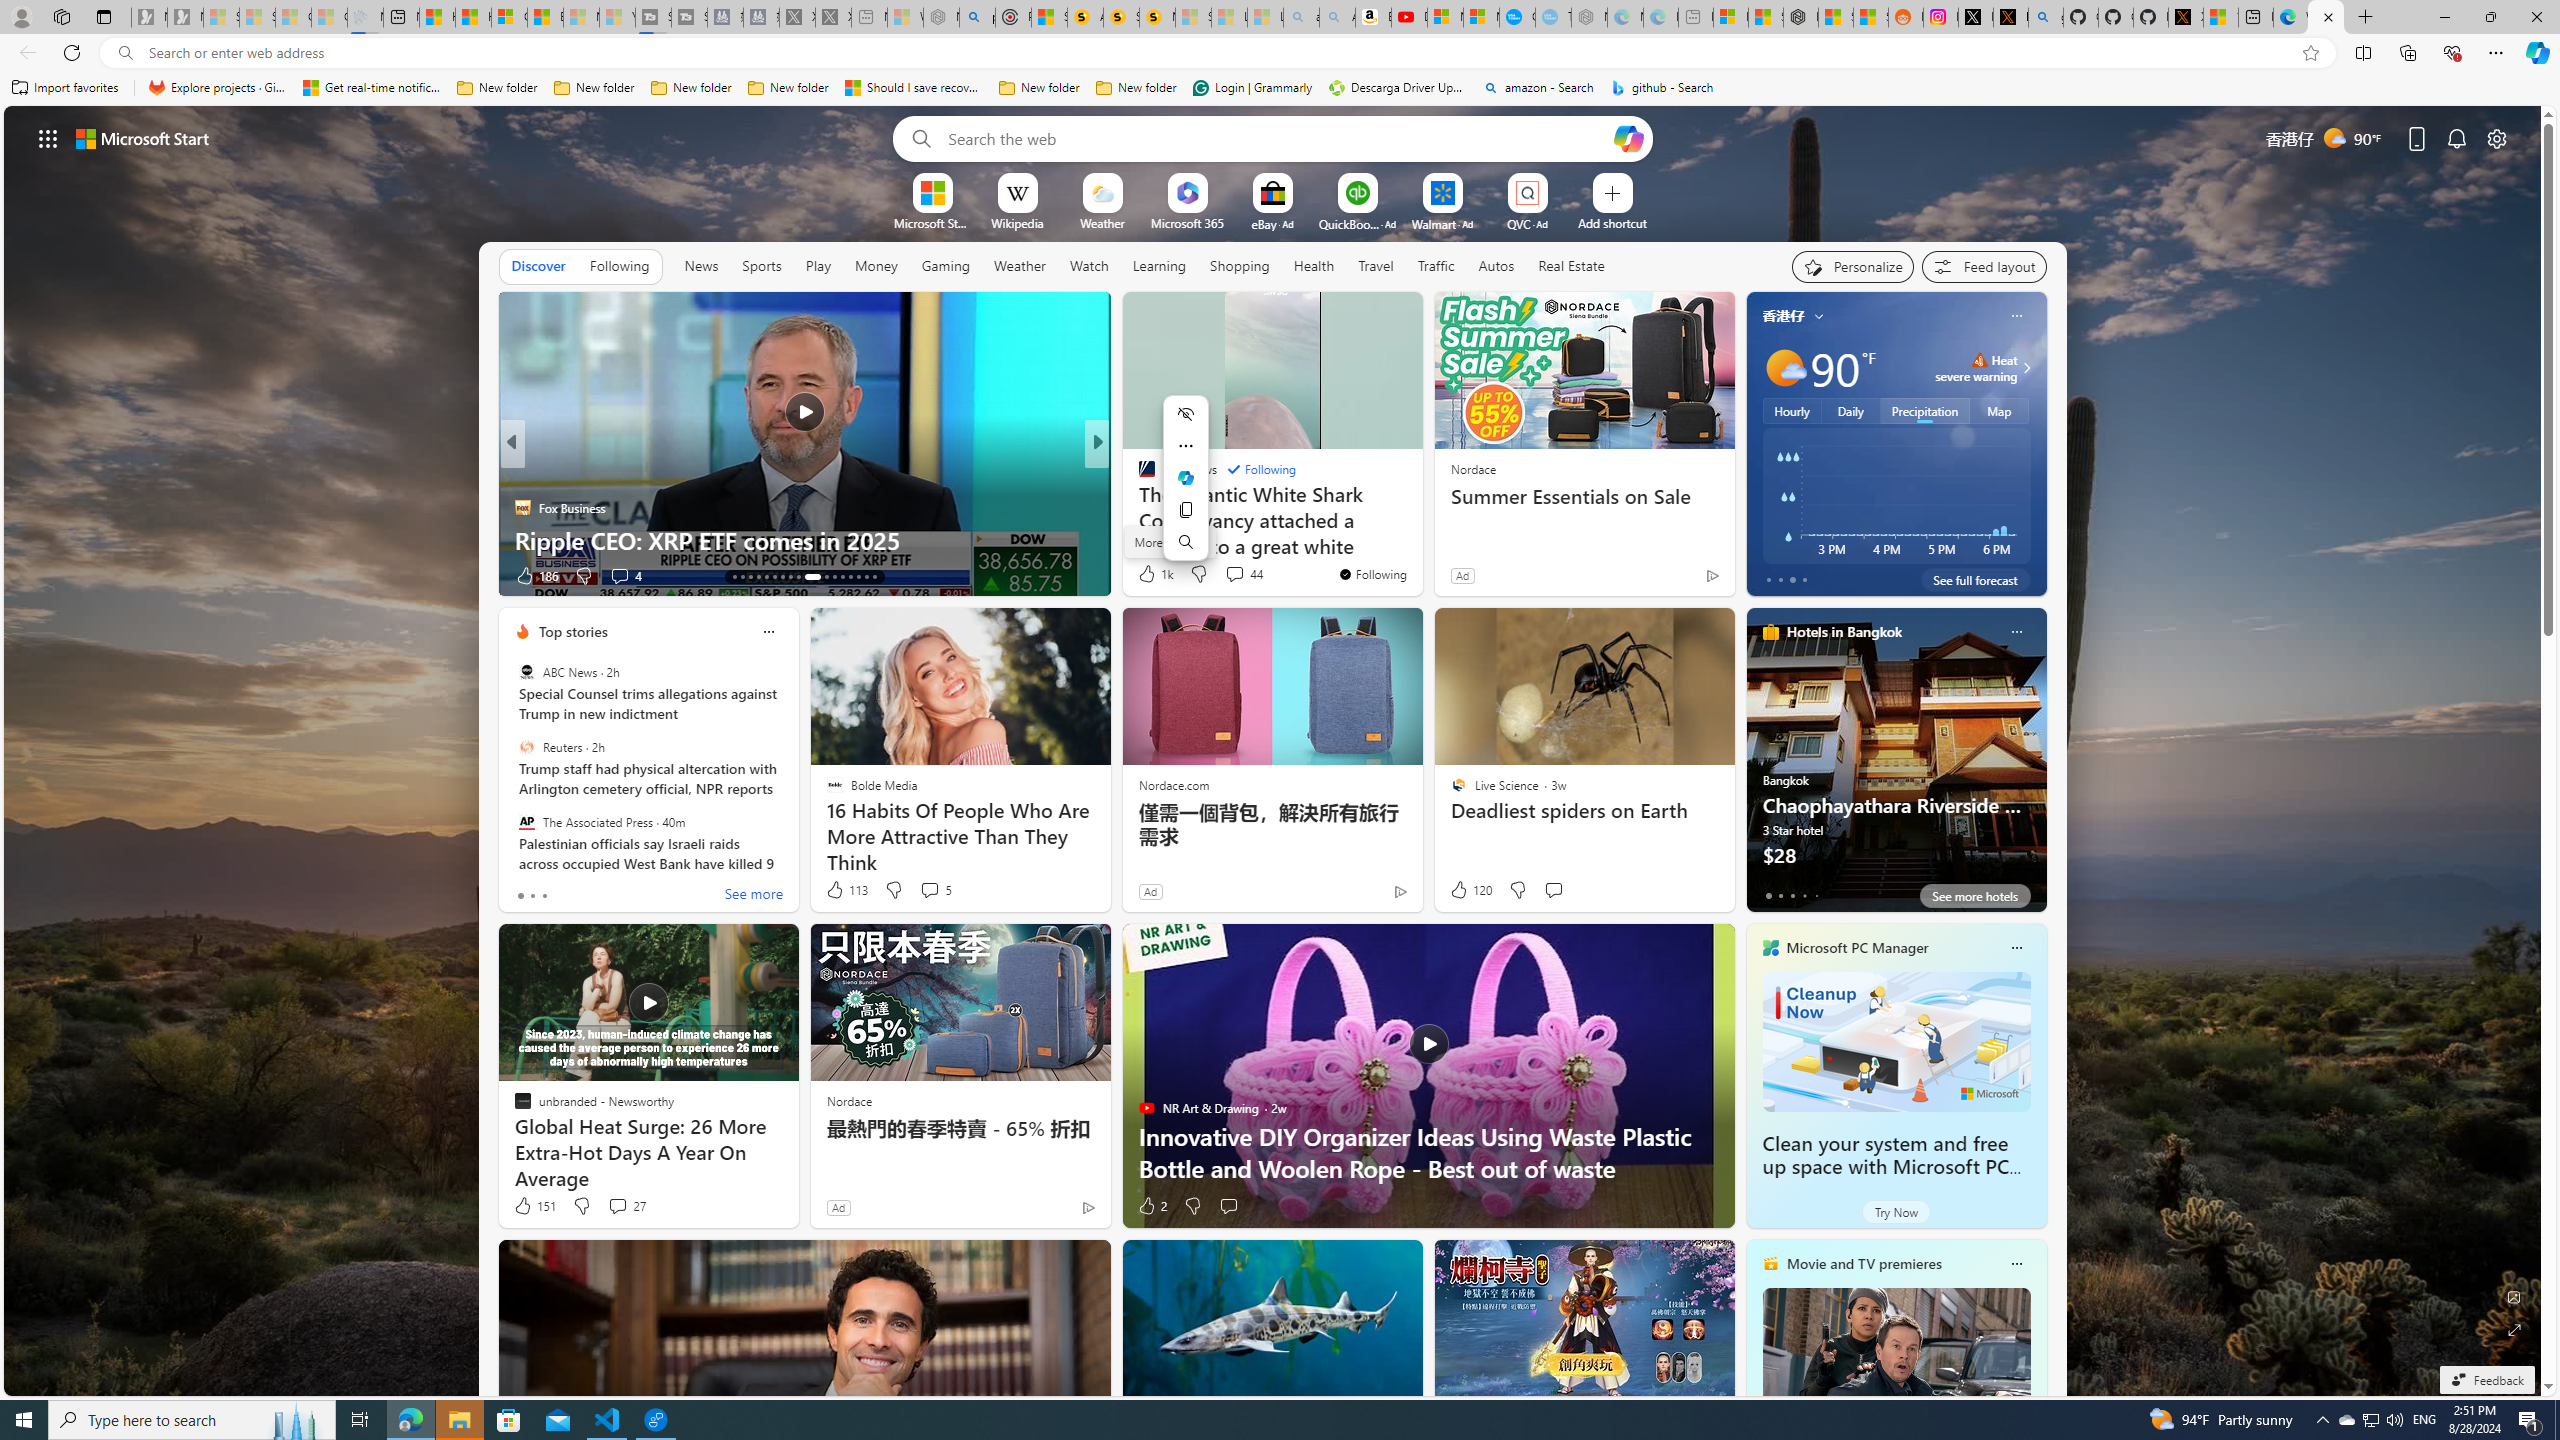 The width and height of the screenshot is (2560, 1440). Describe the element at coordinates (2535, 16) in the screenshot. I see `'Close'` at that location.